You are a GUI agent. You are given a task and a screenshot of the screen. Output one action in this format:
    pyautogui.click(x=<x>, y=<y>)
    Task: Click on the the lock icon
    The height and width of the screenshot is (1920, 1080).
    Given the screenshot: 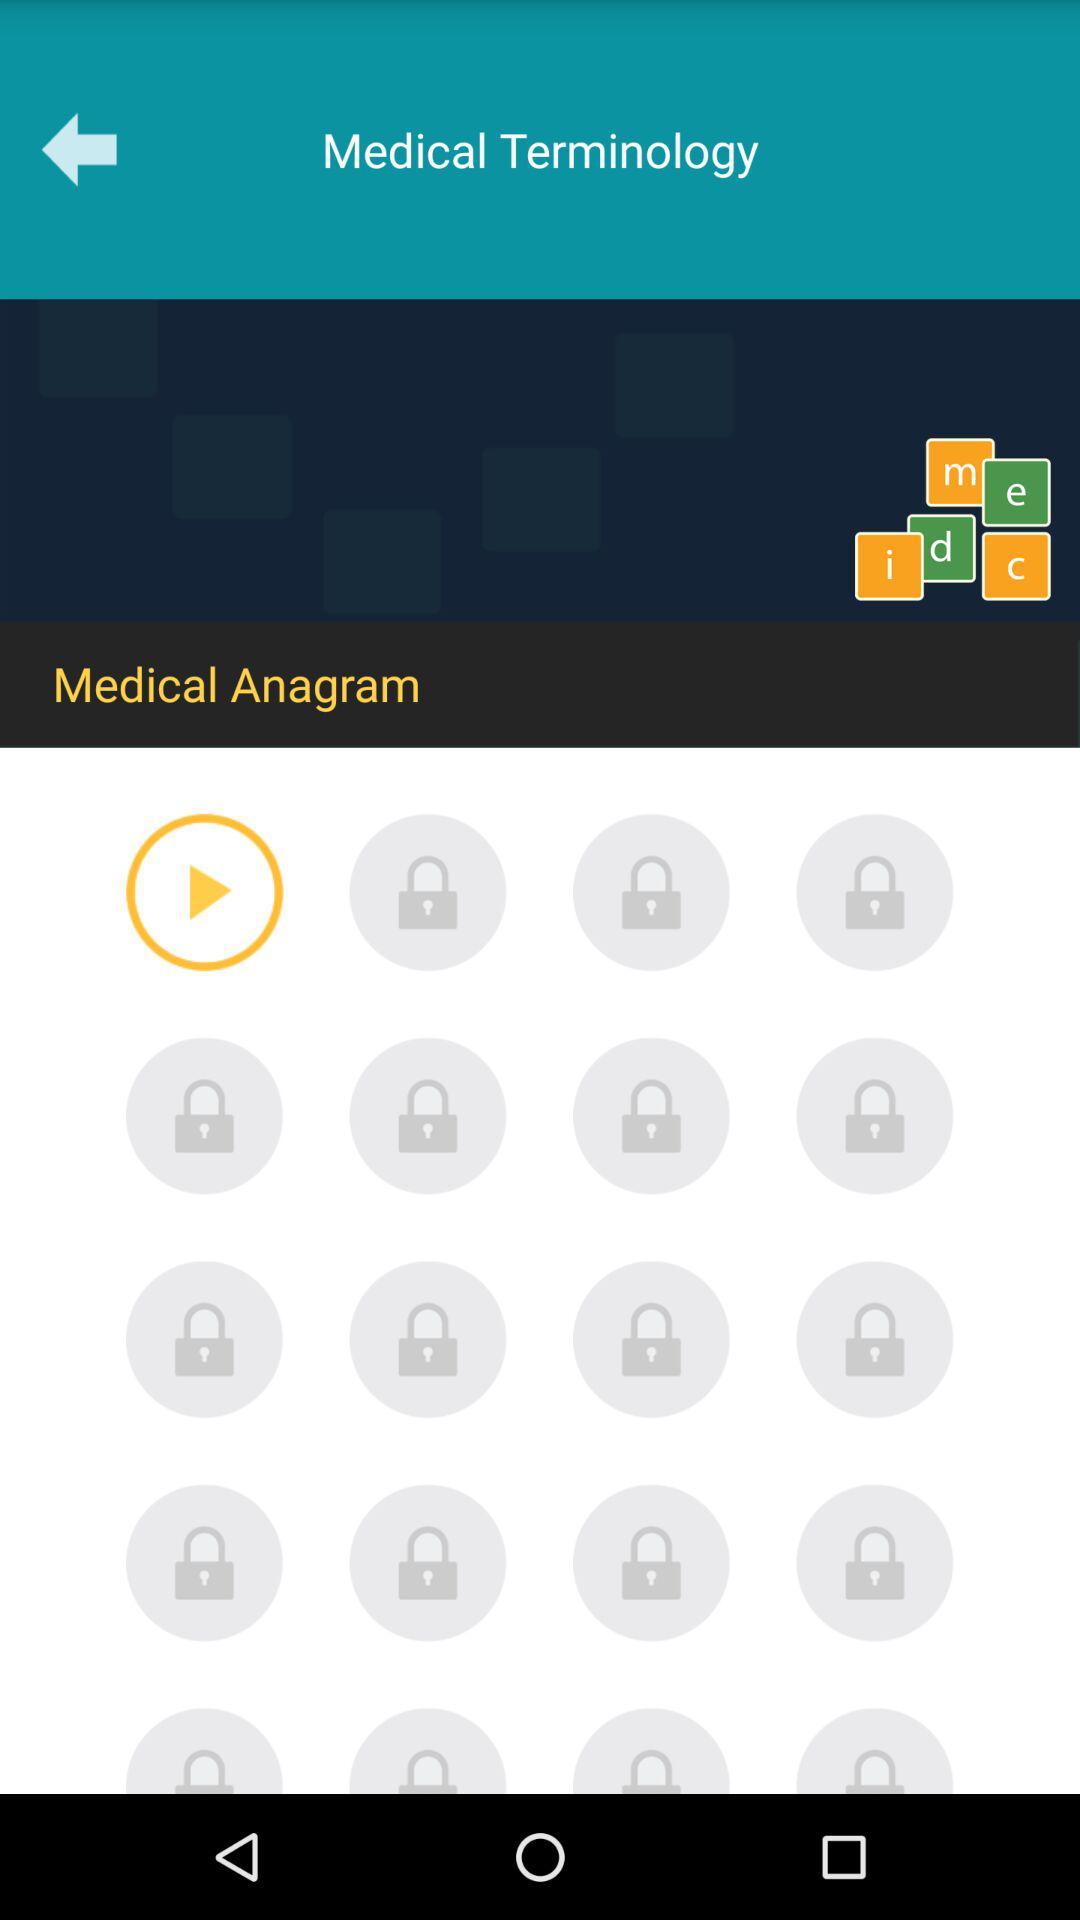 What is the action you would take?
    pyautogui.click(x=874, y=1672)
    